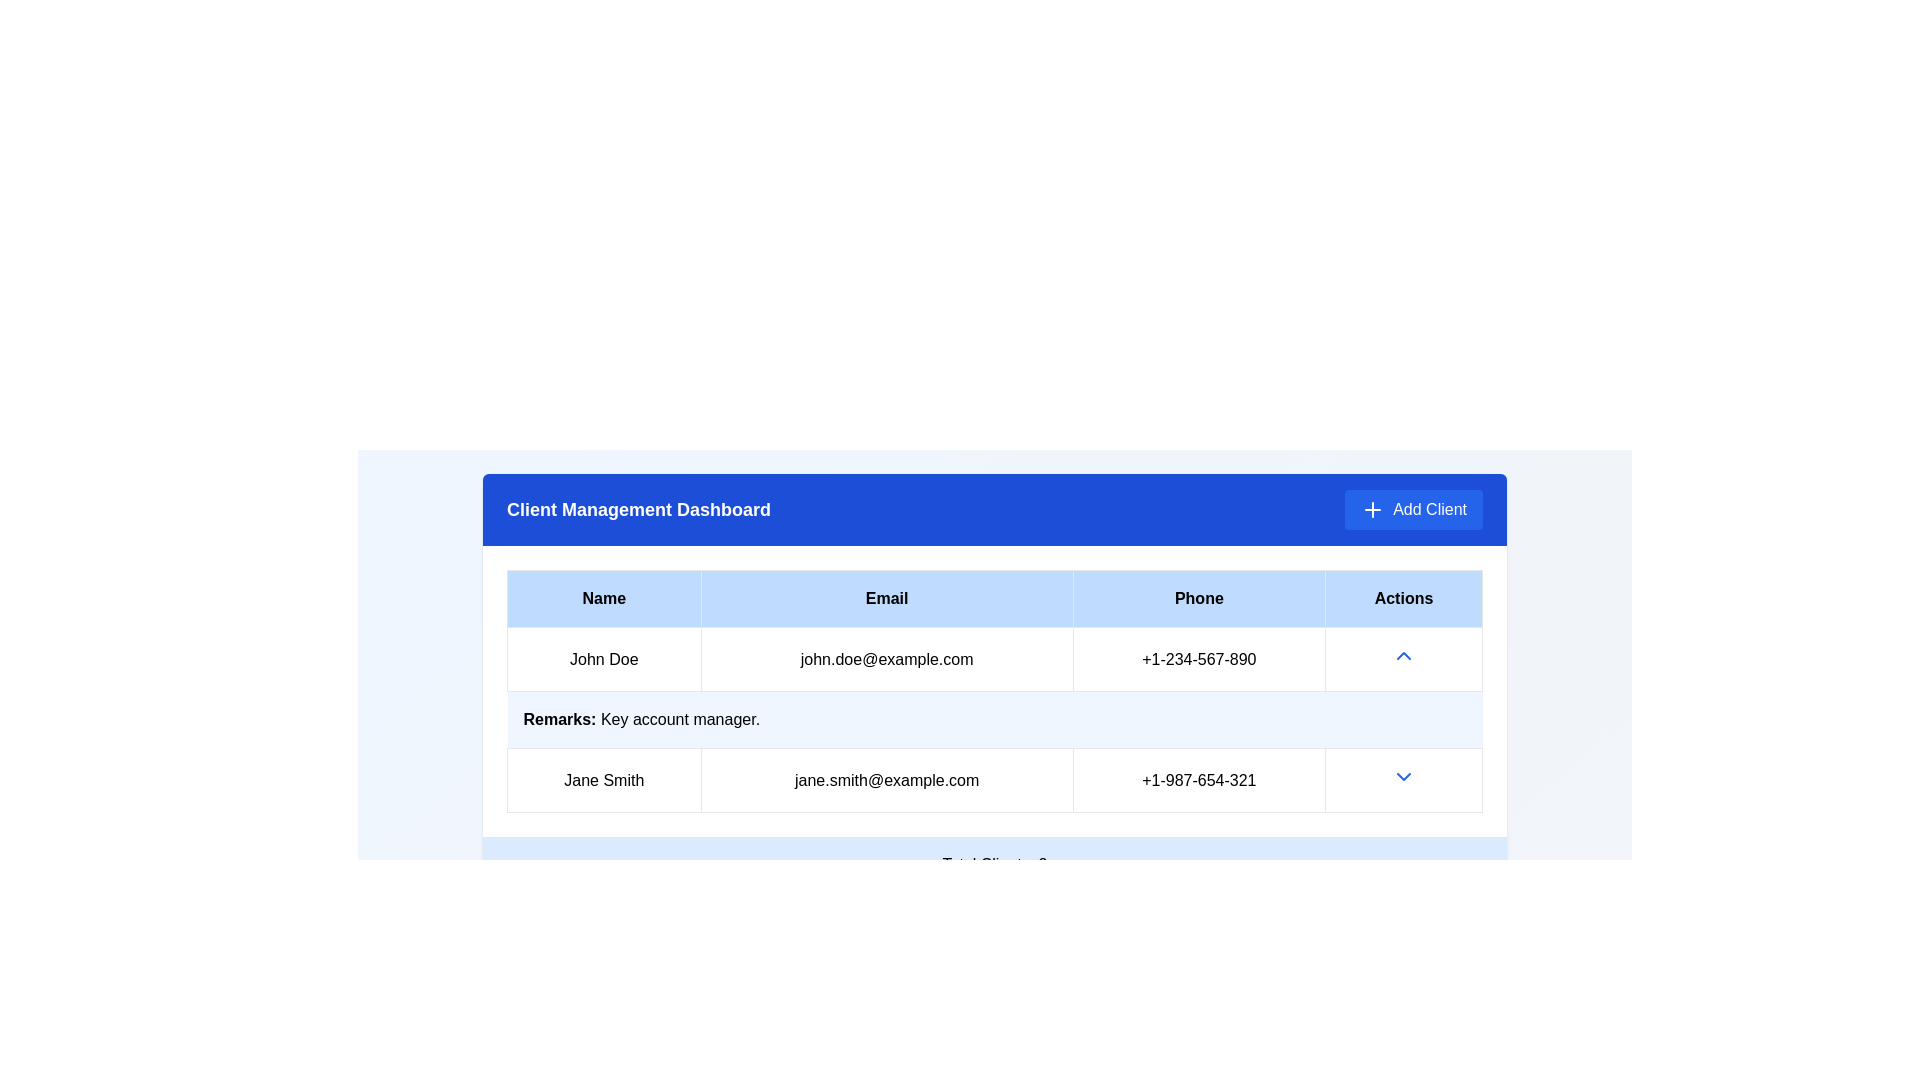  What do you see at coordinates (1413, 508) in the screenshot?
I see `the button located on the right side of the 'Client Management Dashboard' header bar` at bounding box center [1413, 508].